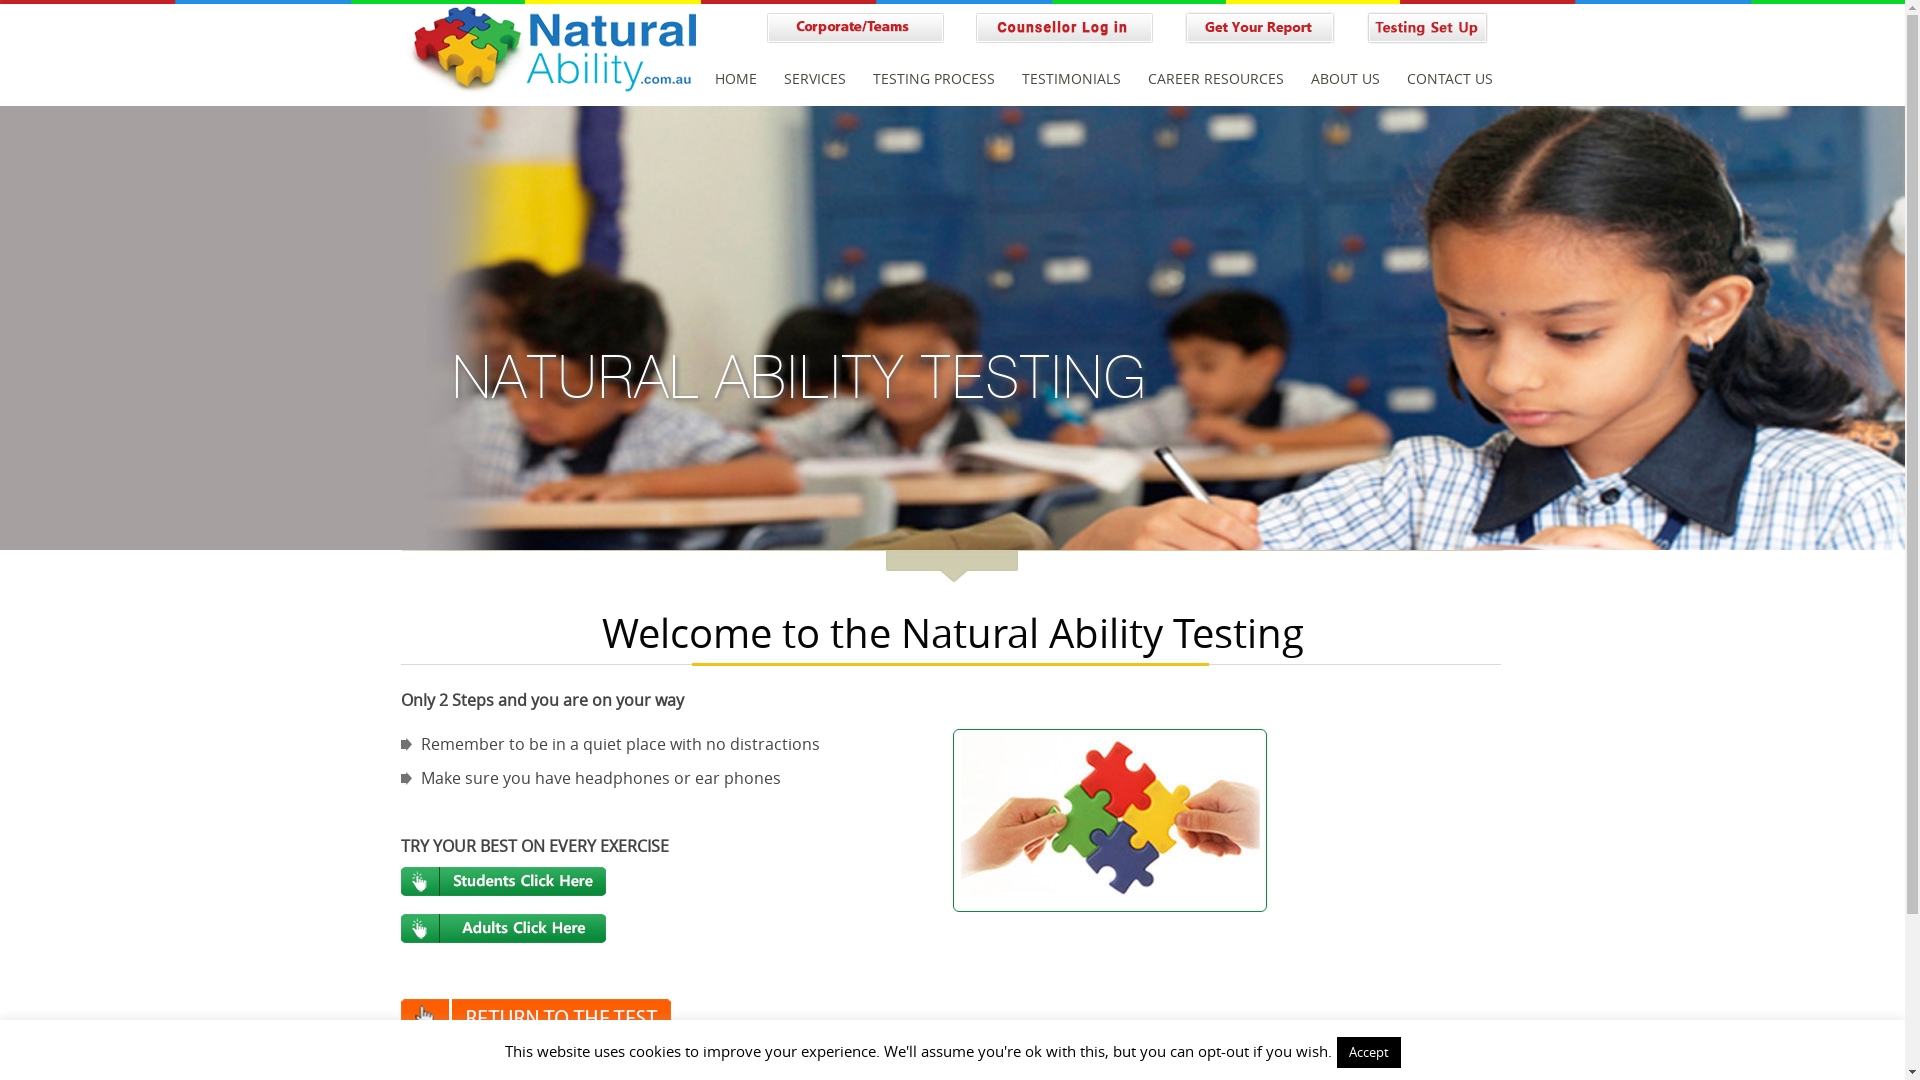 The height and width of the screenshot is (1080, 1920). What do you see at coordinates (1136, 77) in the screenshot?
I see `'CAREER RESOURCES'` at bounding box center [1136, 77].